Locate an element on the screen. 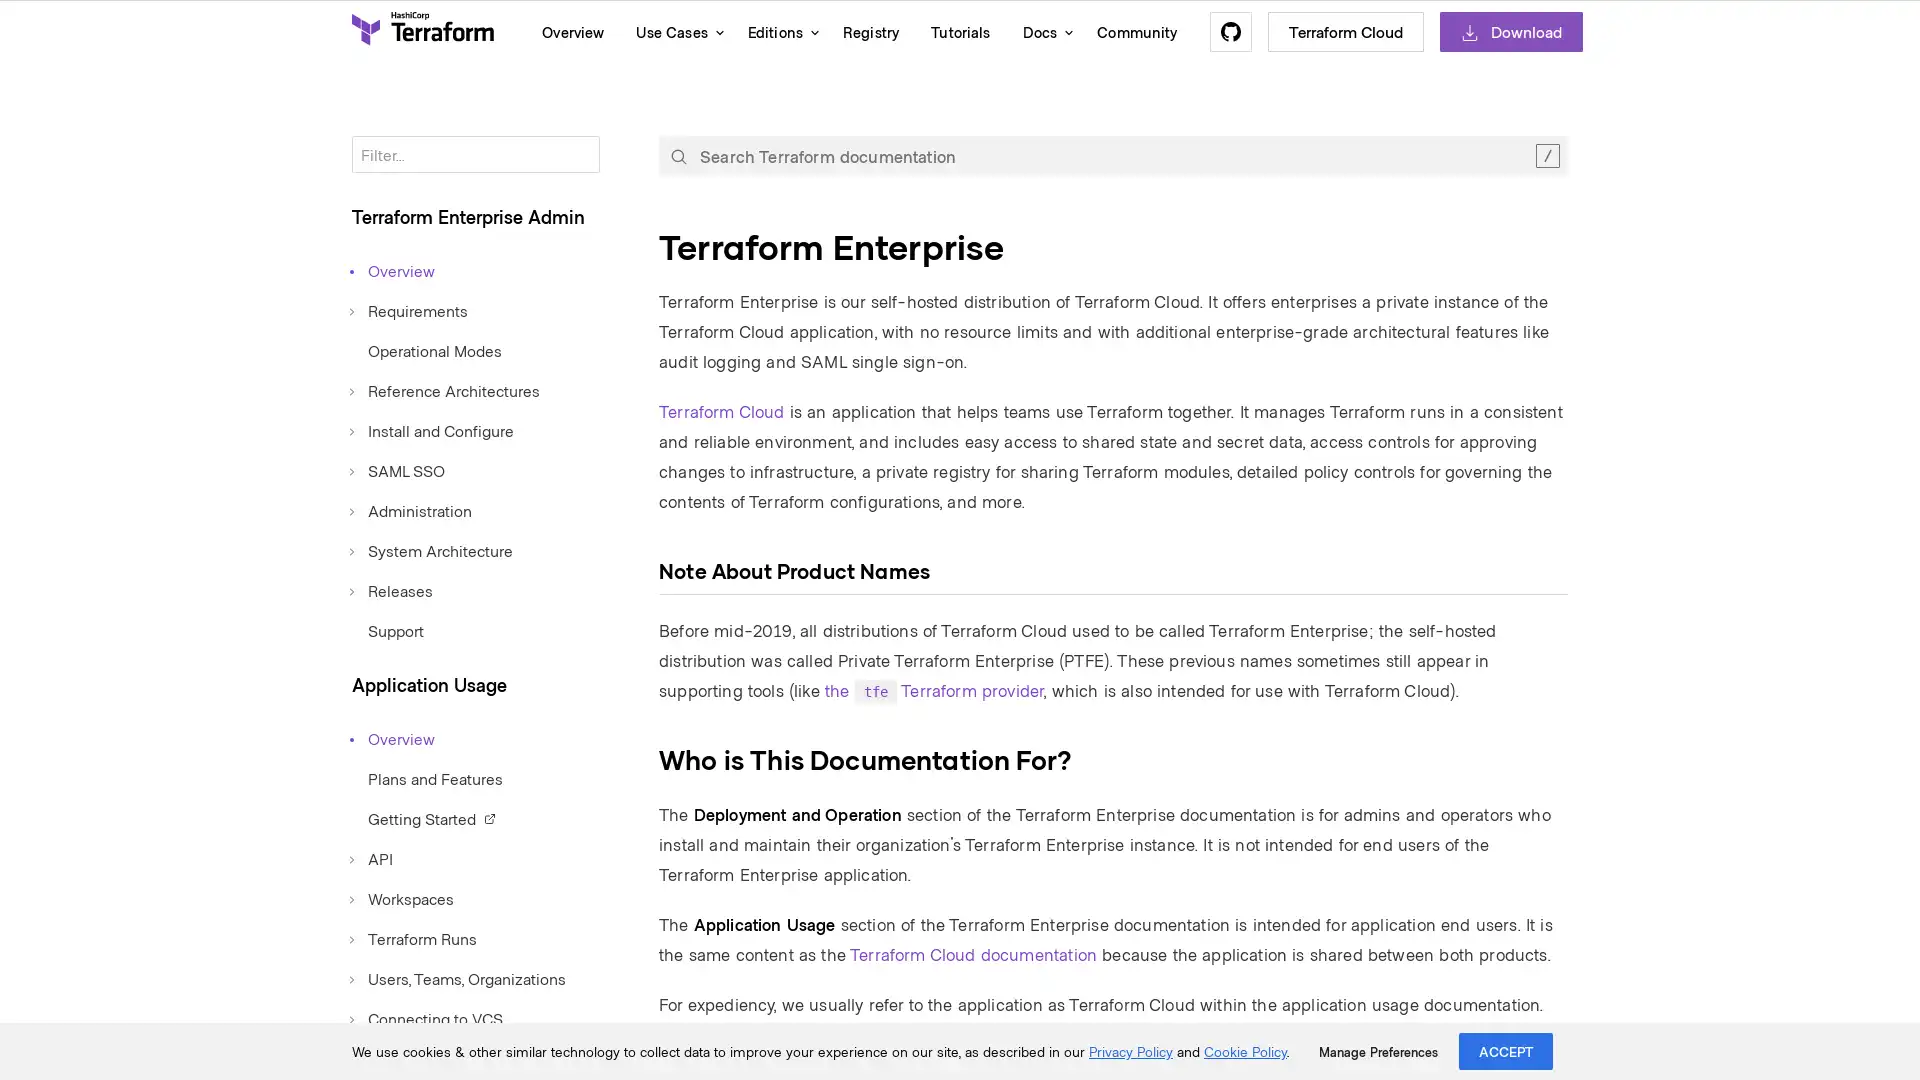 The height and width of the screenshot is (1080, 1920). Releases is located at coordinates (392, 589).